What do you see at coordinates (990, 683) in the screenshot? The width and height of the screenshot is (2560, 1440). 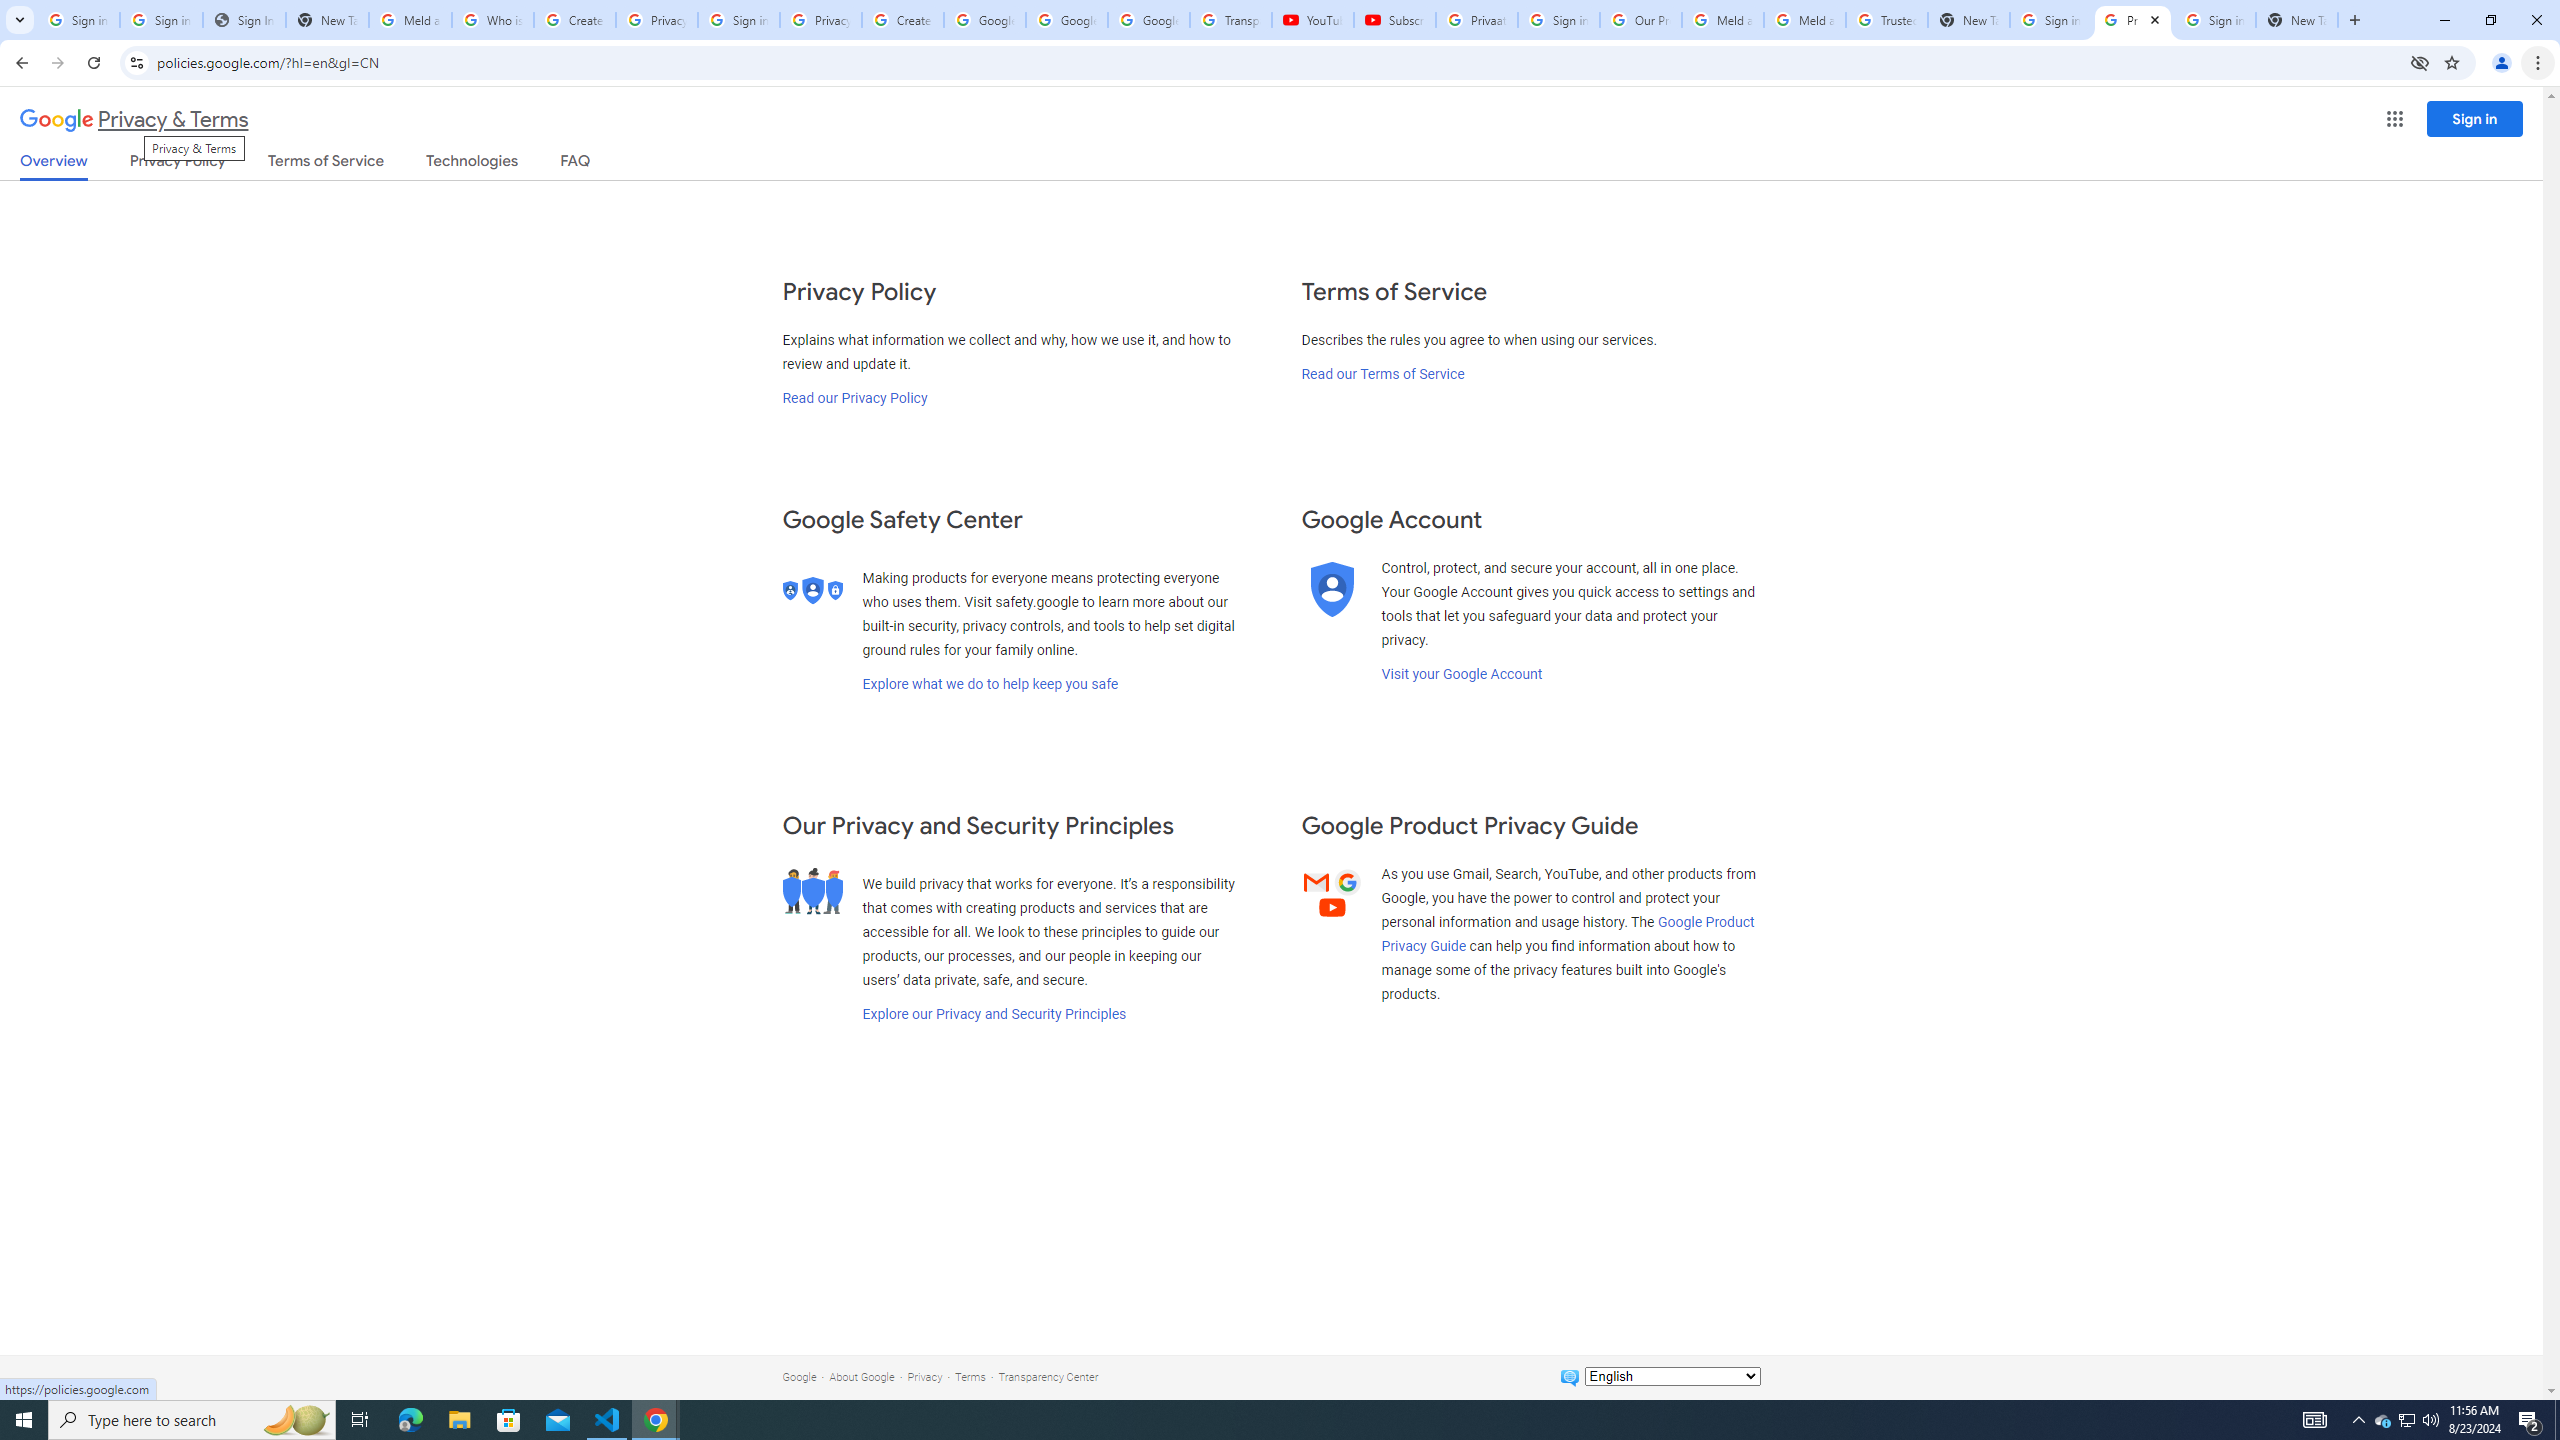 I see `'Explore what we do to help keep you safe'` at bounding box center [990, 683].